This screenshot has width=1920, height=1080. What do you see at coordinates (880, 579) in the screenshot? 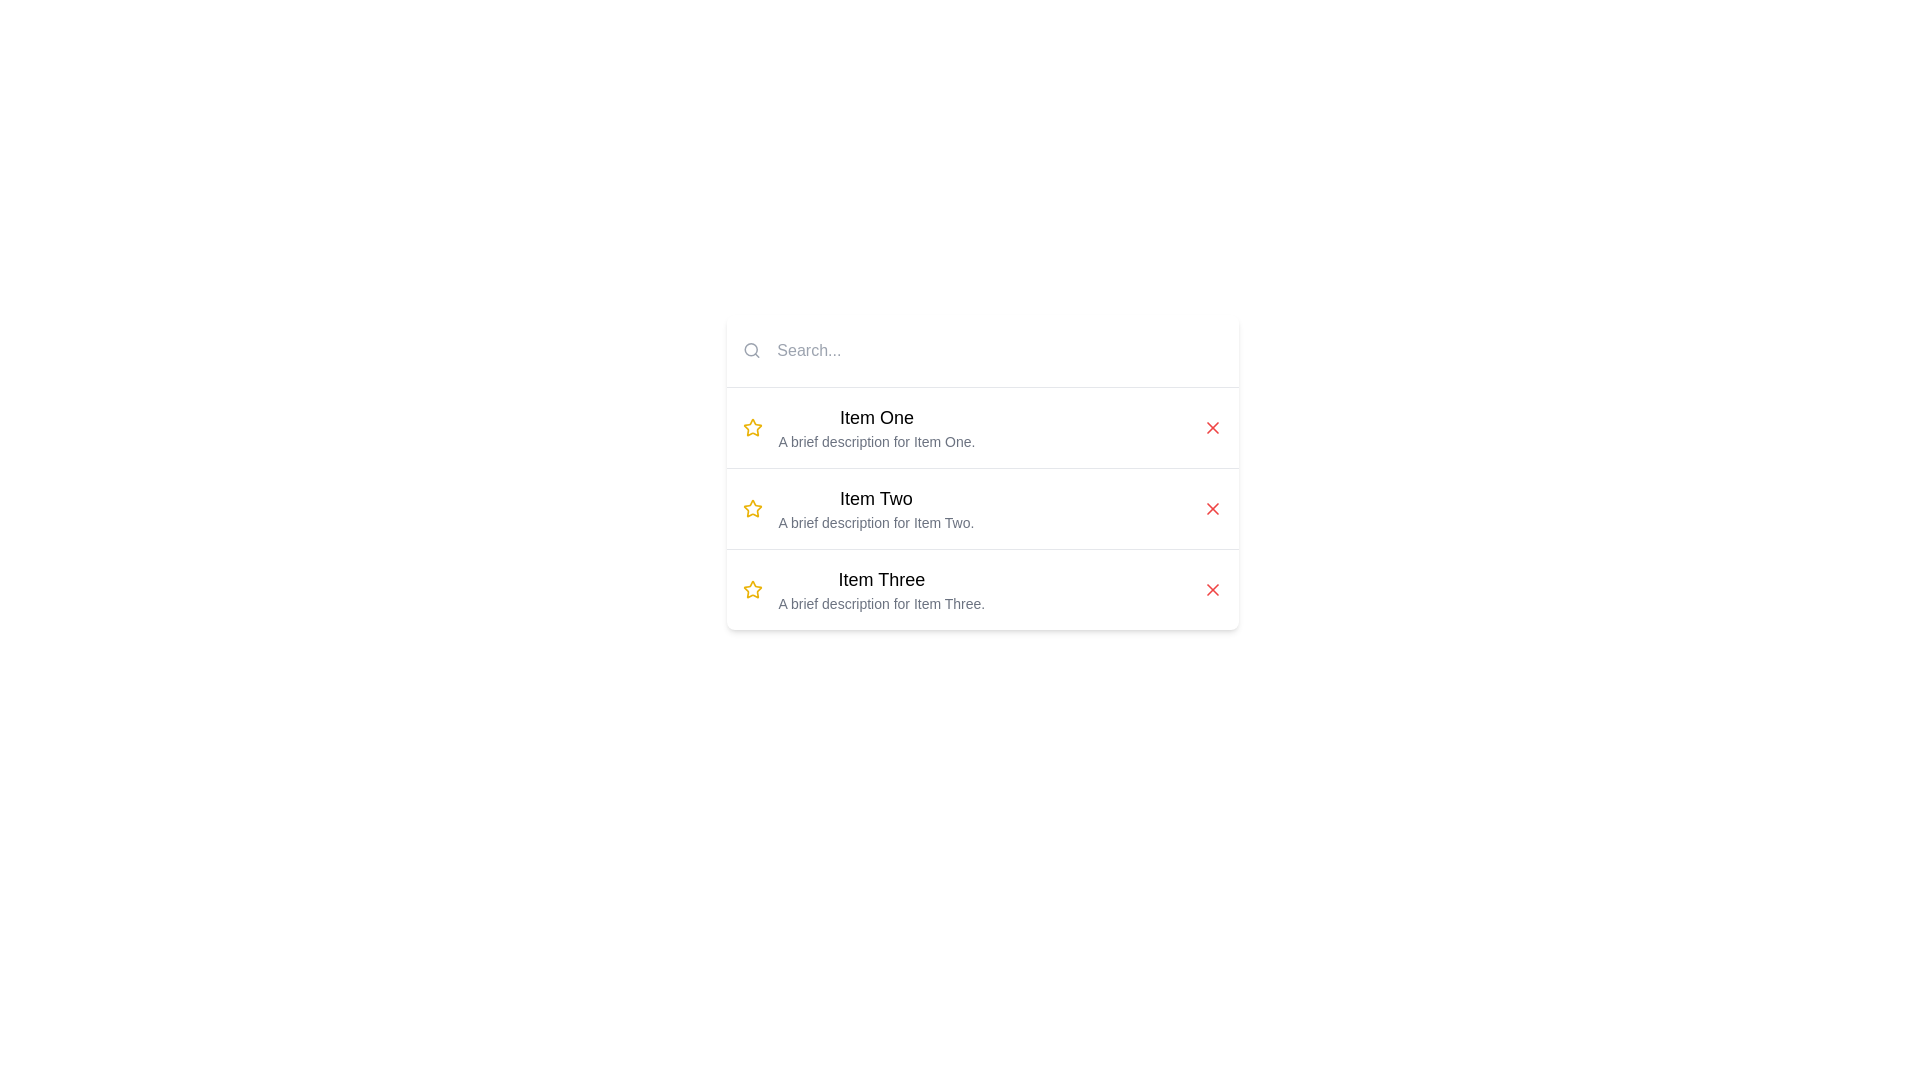
I see `text content of the title label located within the third item of the list interface, which serves as an identifier for the associated content below it` at bounding box center [880, 579].